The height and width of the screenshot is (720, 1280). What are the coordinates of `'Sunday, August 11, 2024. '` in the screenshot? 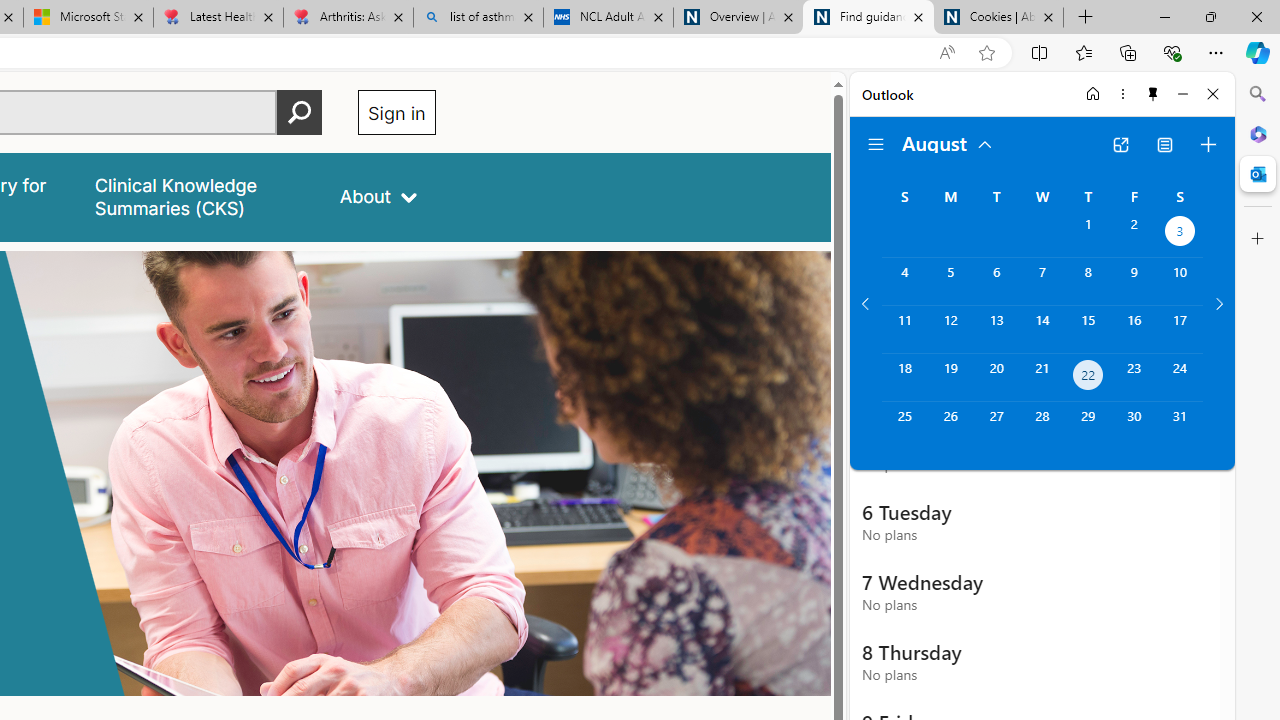 It's located at (903, 328).